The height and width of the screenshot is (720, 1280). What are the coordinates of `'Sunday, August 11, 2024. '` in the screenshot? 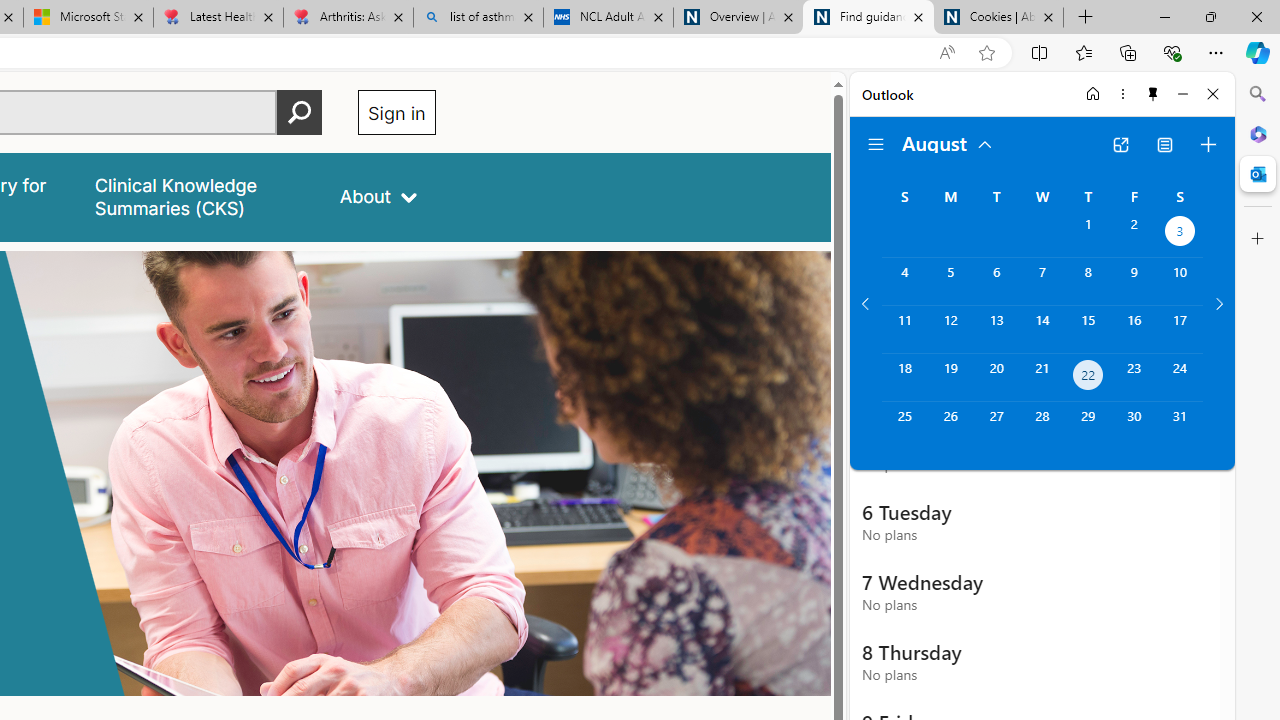 It's located at (903, 328).